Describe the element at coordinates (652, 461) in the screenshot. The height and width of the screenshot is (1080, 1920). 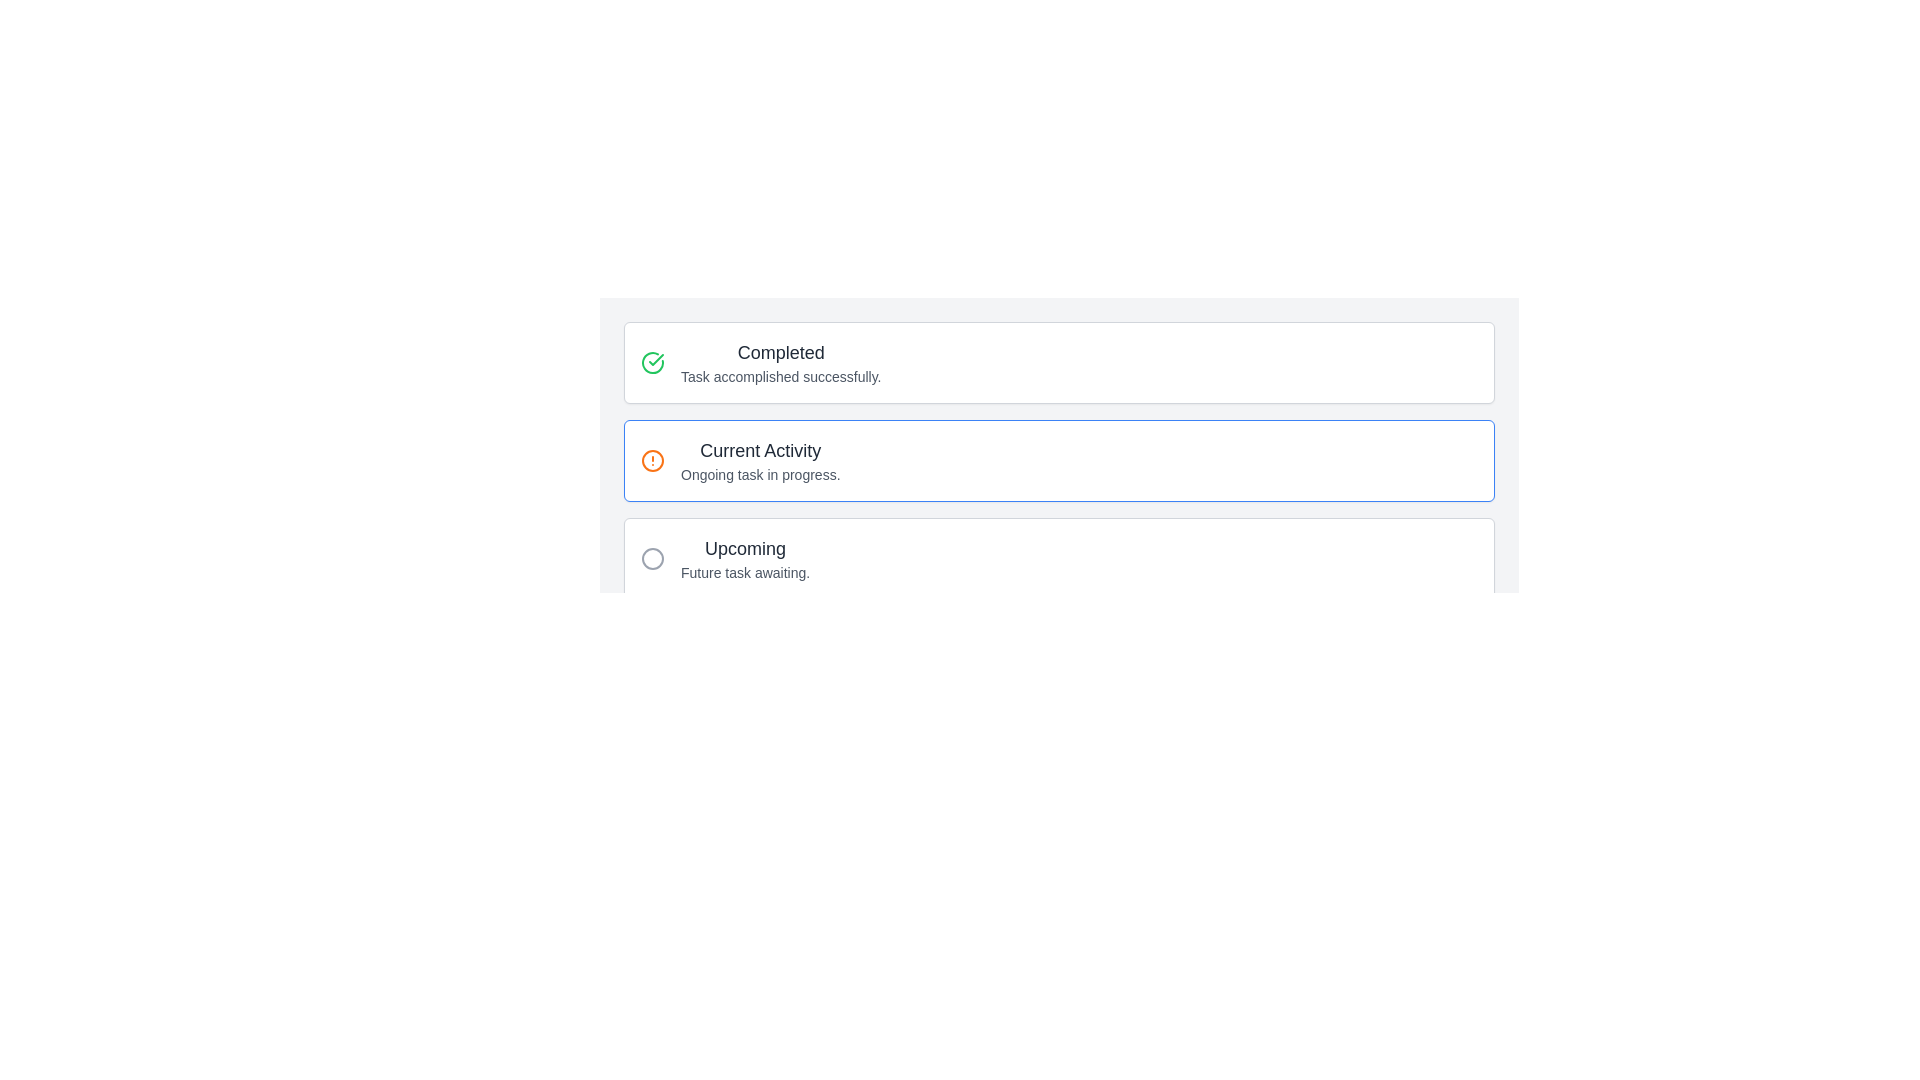
I see `the visual indicator icon located to the left of the text content in the 'Current Activity' card, which is the middle card in a vertical list of three cards` at that location.